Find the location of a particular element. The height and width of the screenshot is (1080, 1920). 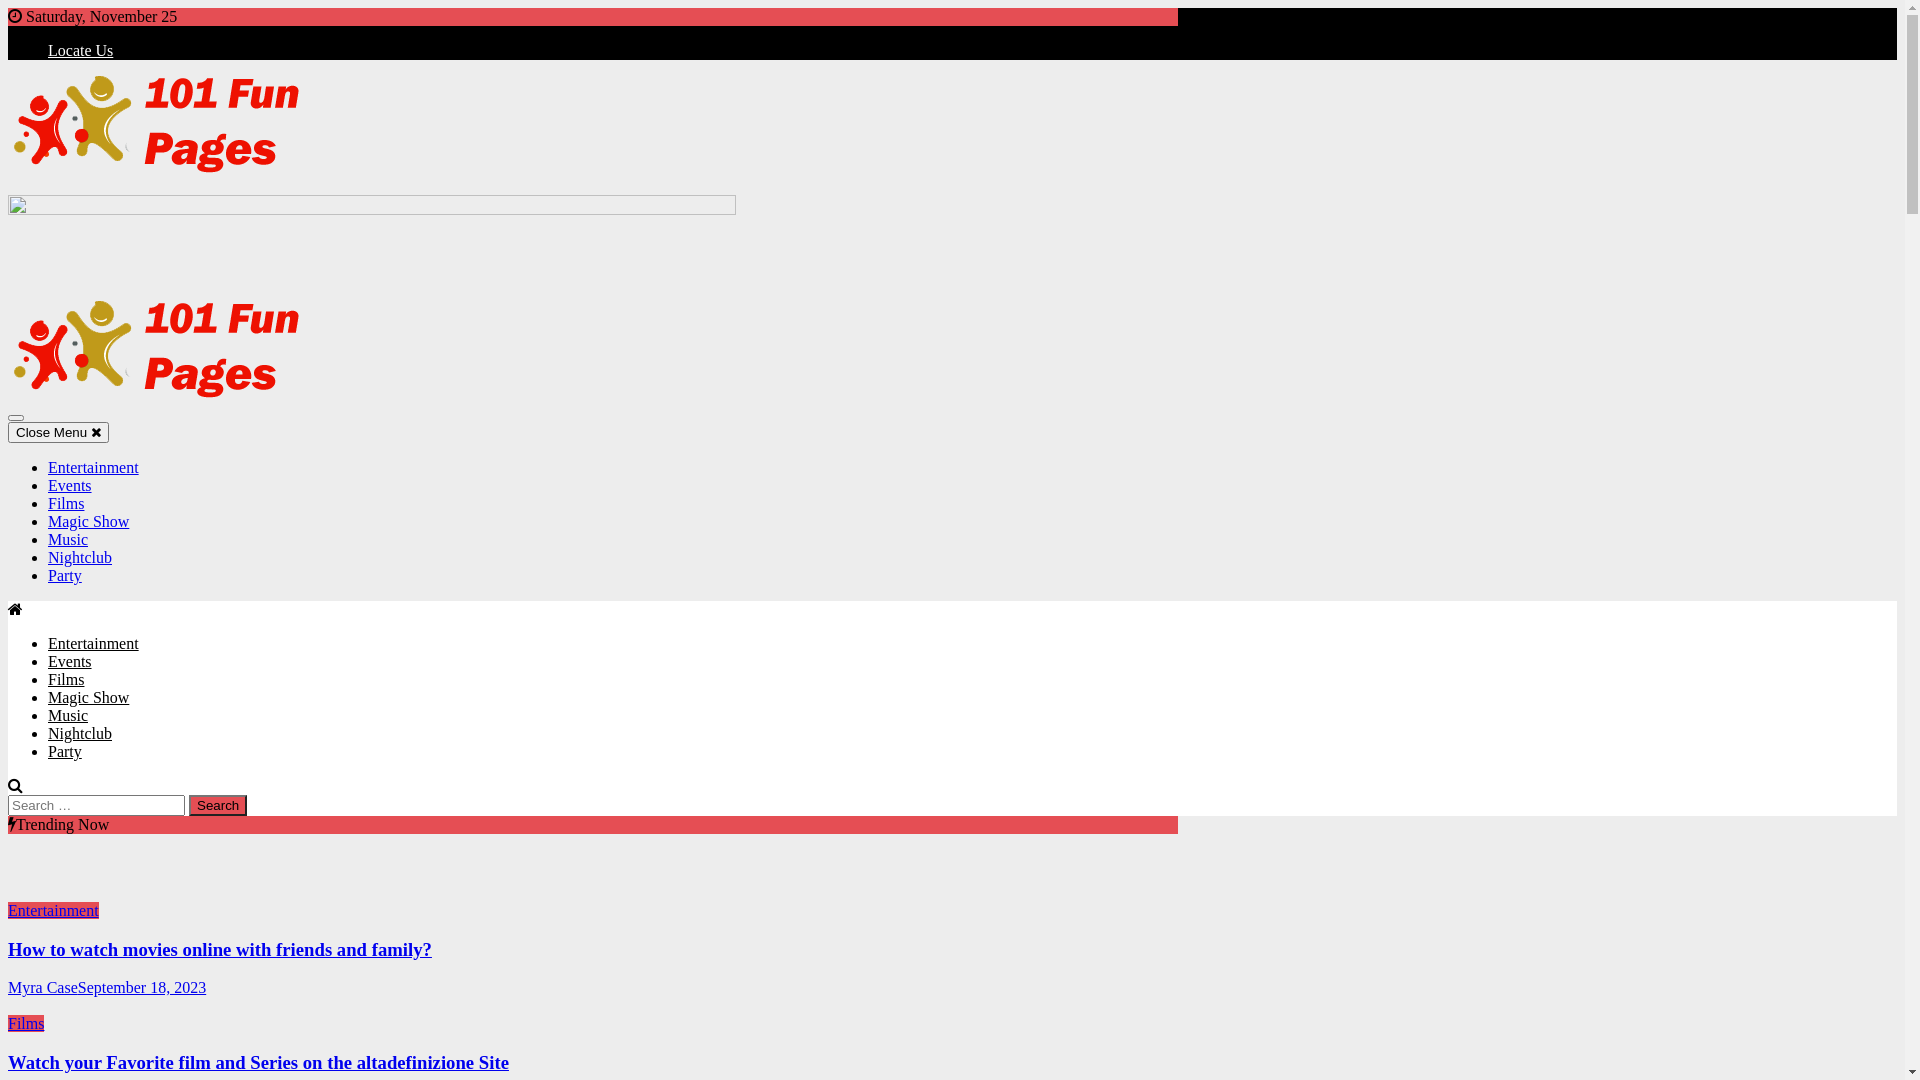

'Entertainment' is located at coordinates (92, 467).